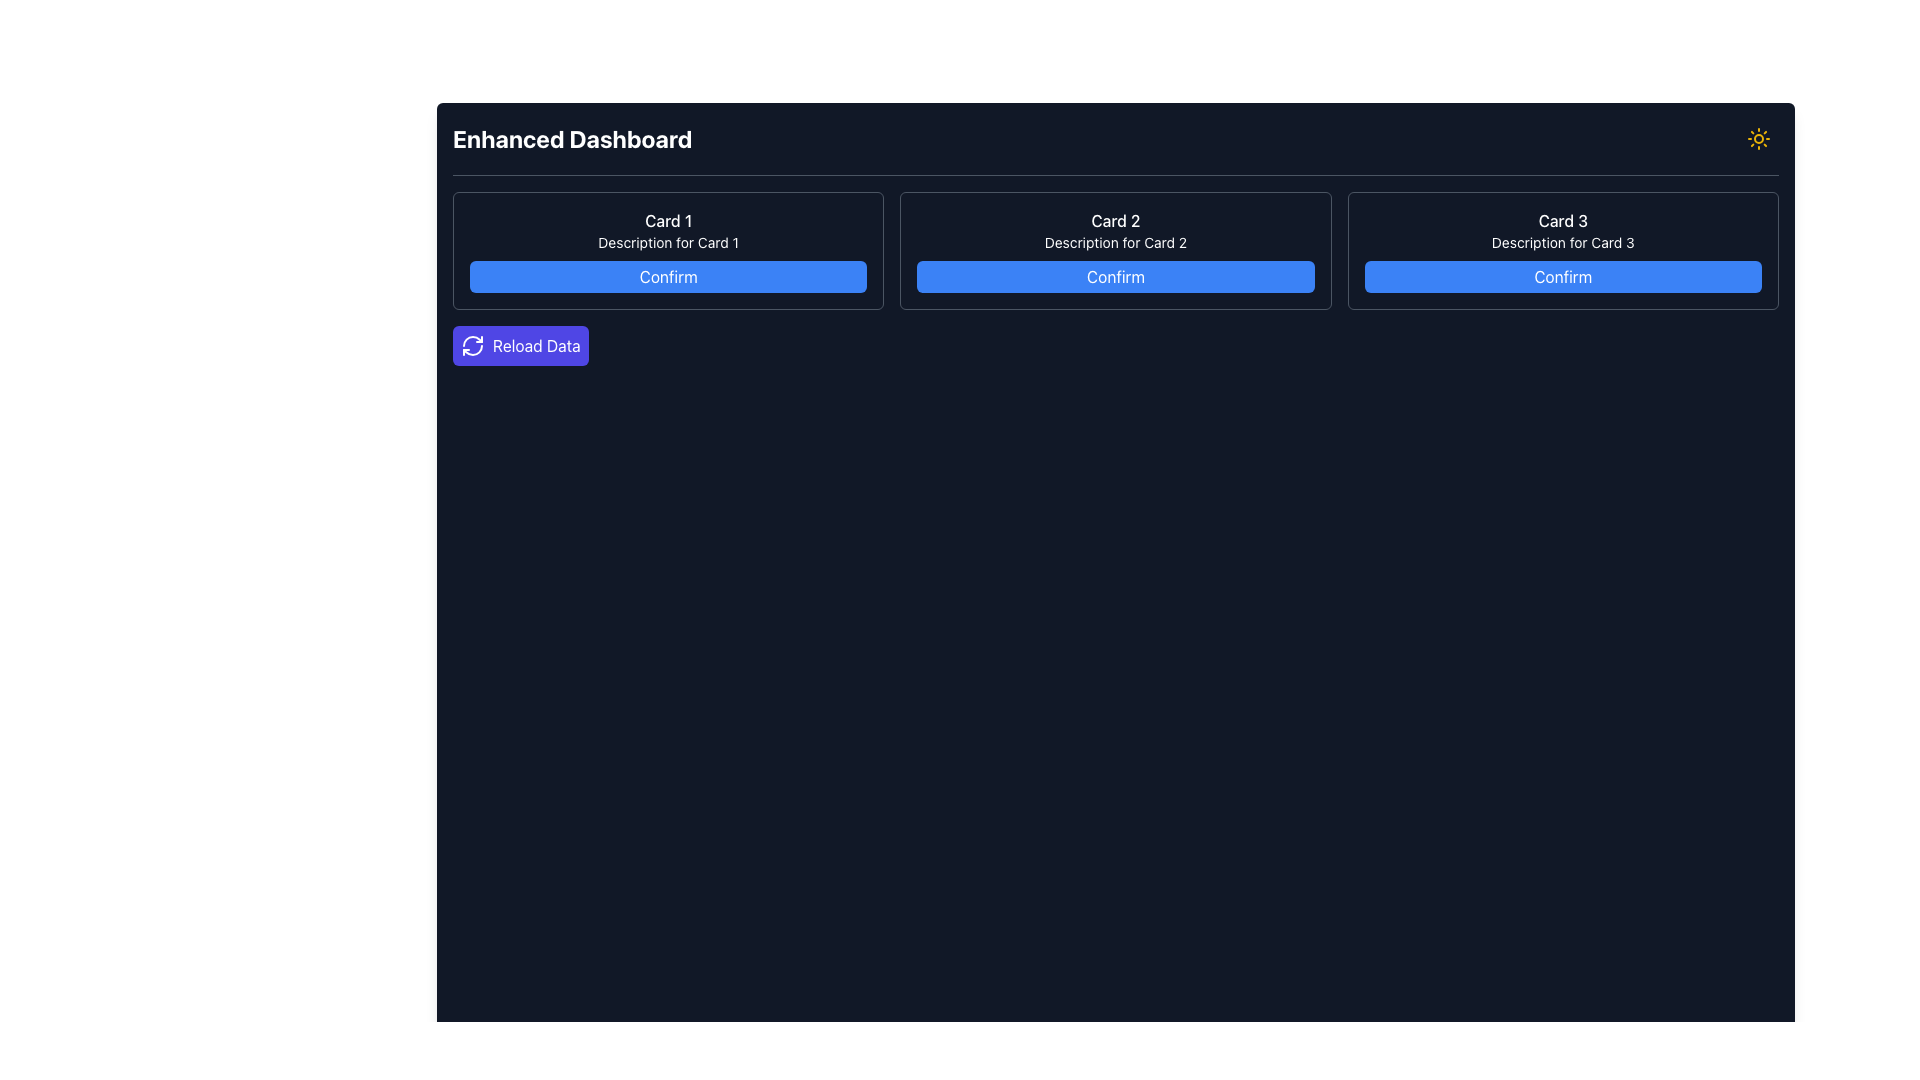  What do you see at coordinates (1757, 137) in the screenshot?
I see `the circular button with a sun icon on the far-right side of the navigation header` at bounding box center [1757, 137].